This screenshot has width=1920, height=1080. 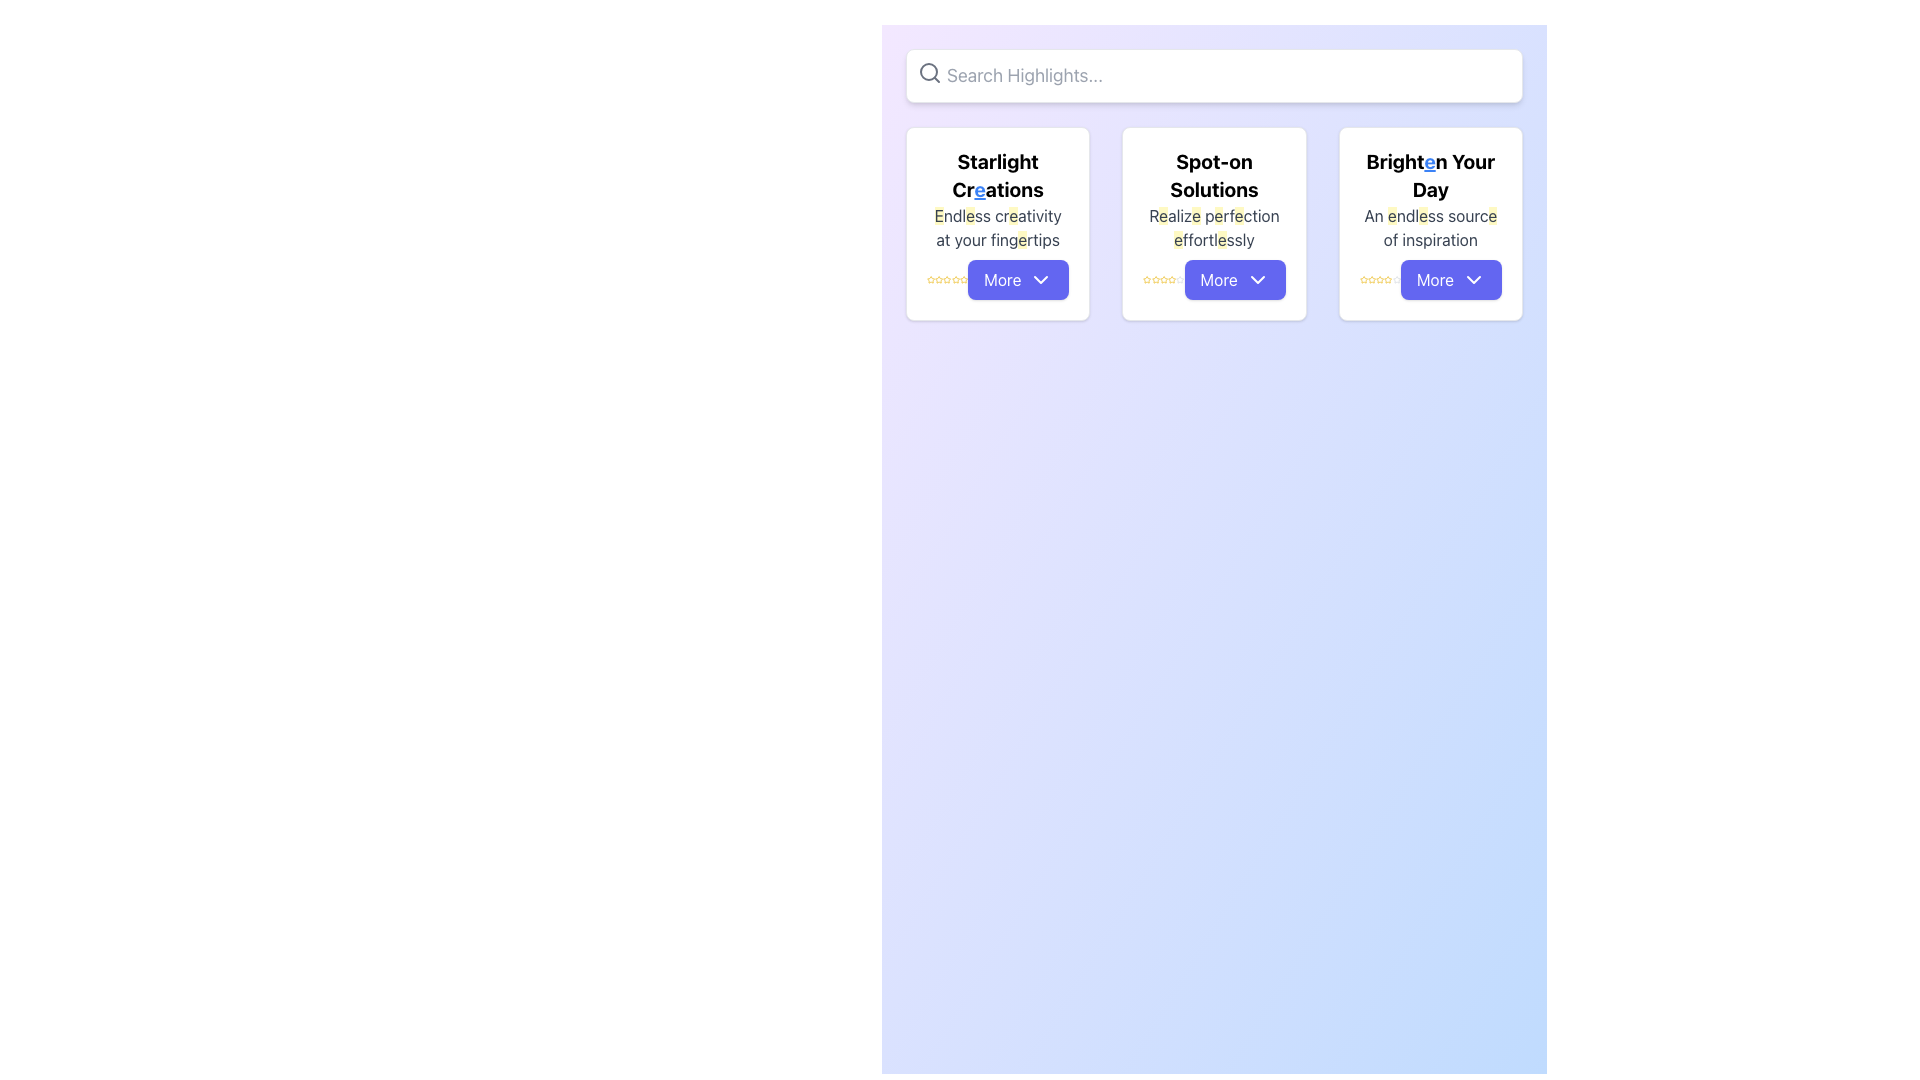 I want to click on the text snippet 'ndl' which is part of the description of the third card titled 'Brighten Your Day', located in the second horizontal row of text that reads 'An endless source of inspiration.', so click(x=1406, y=216).